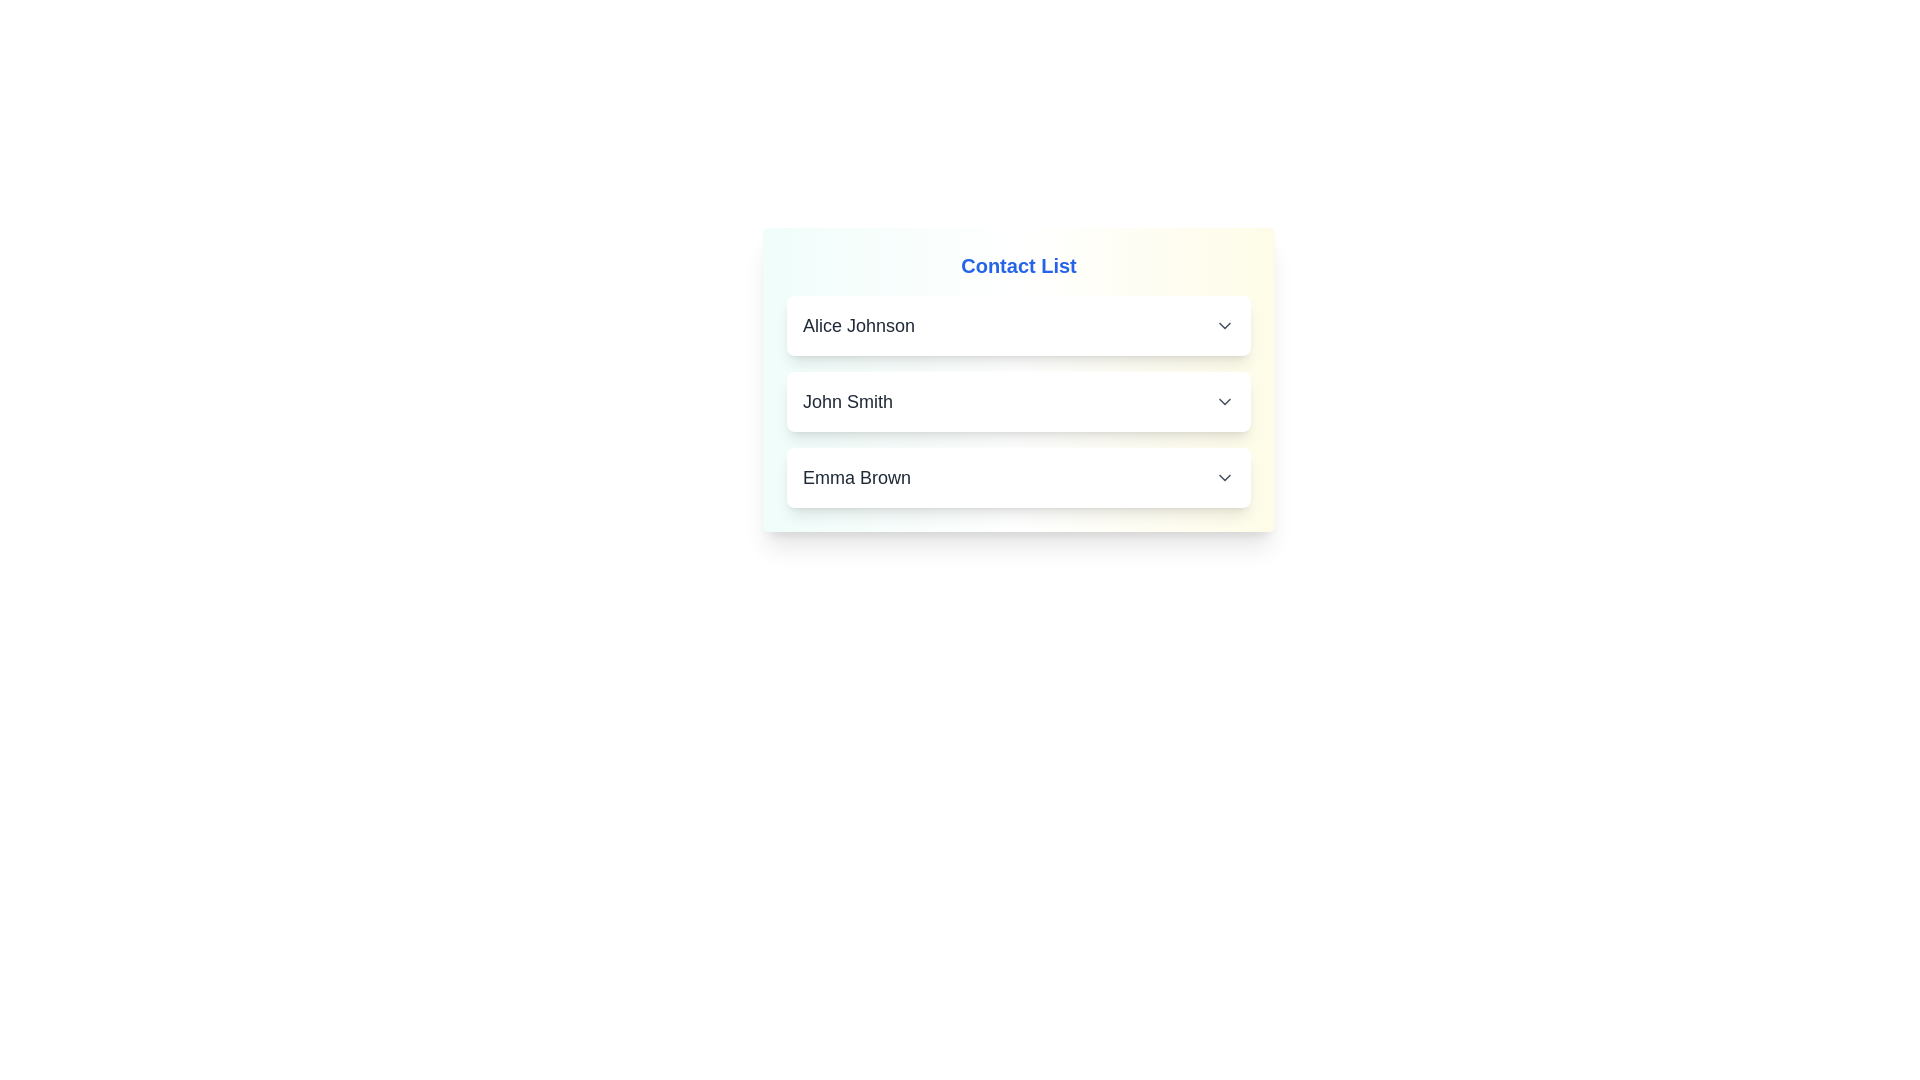 The width and height of the screenshot is (1920, 1080). I want to click on the interactive icon associated with Alice Johnson, so click(1223, 325).